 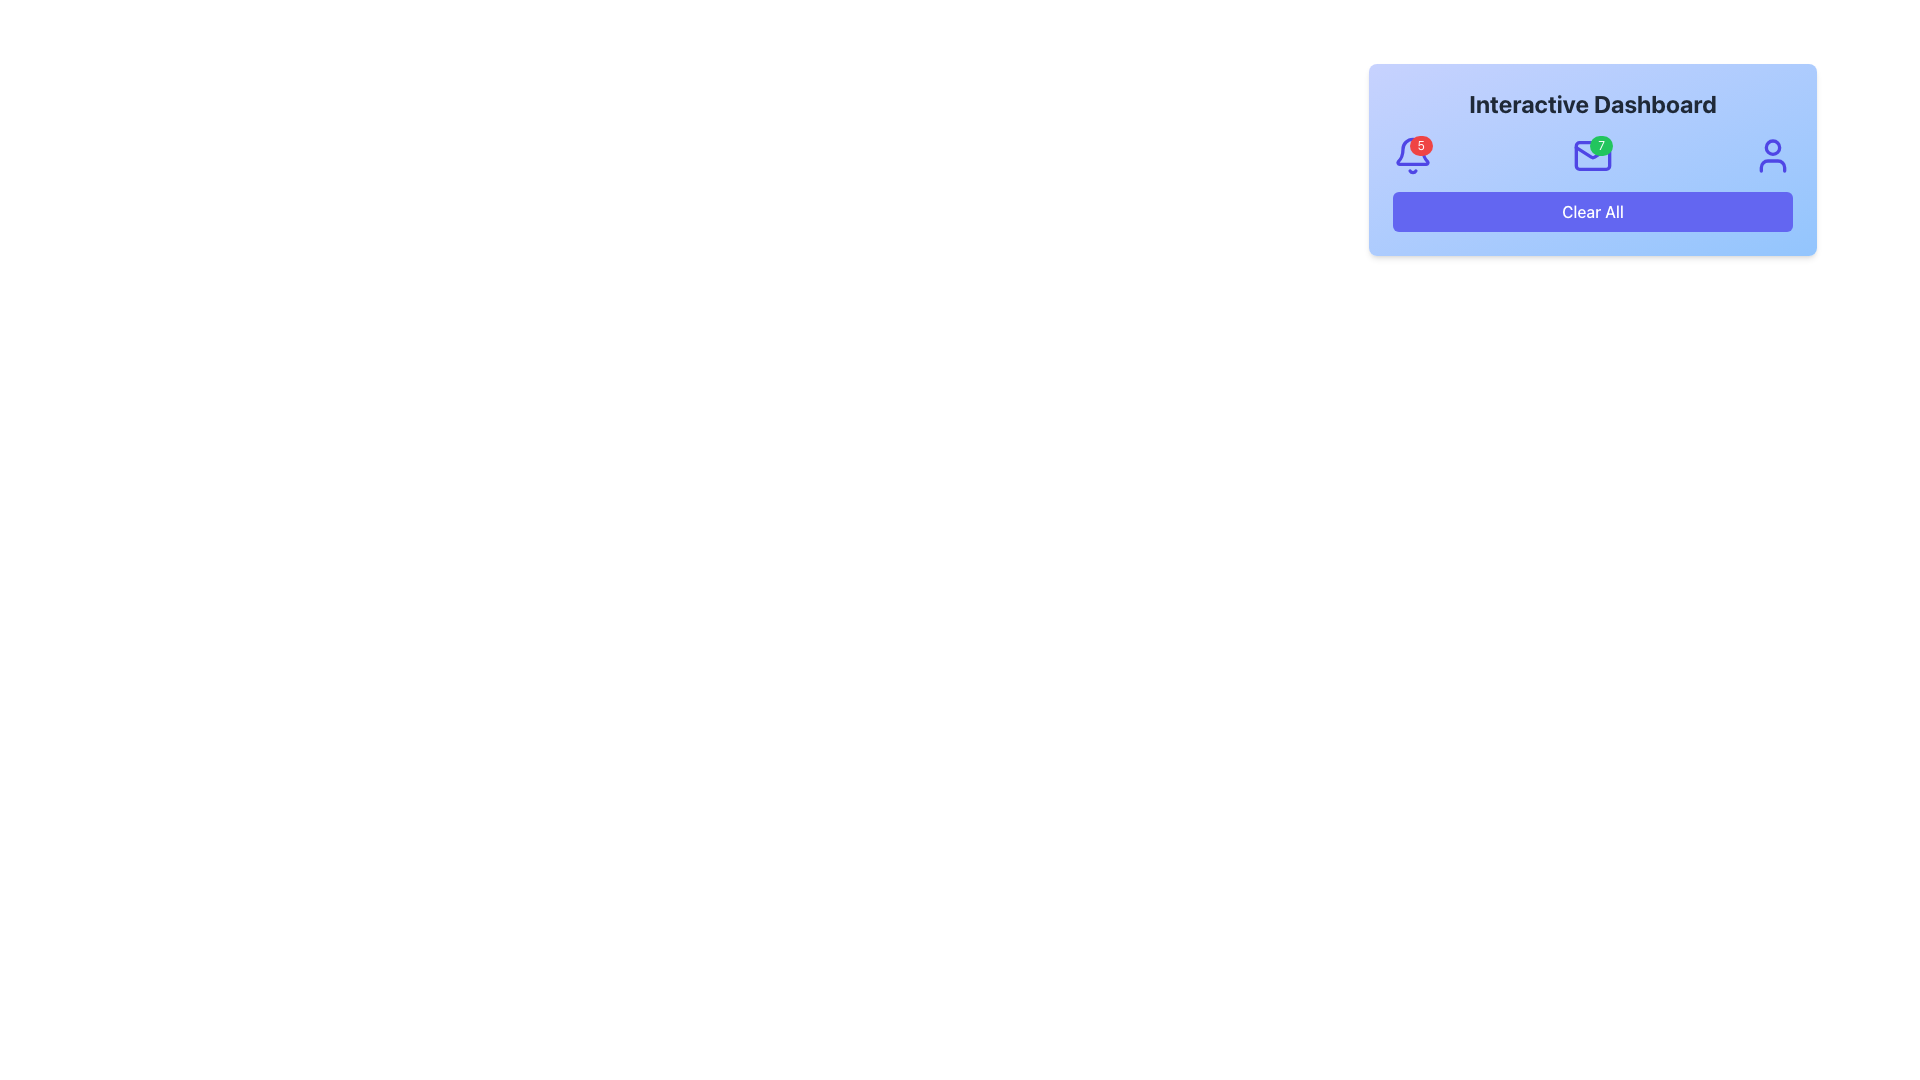 What do you see at coordinates (1592, 212) in the screenshot?
I see `the 'Clear All' button with a solid indigo background located at the bottom center of the card` at bounding box center [1592, 212].